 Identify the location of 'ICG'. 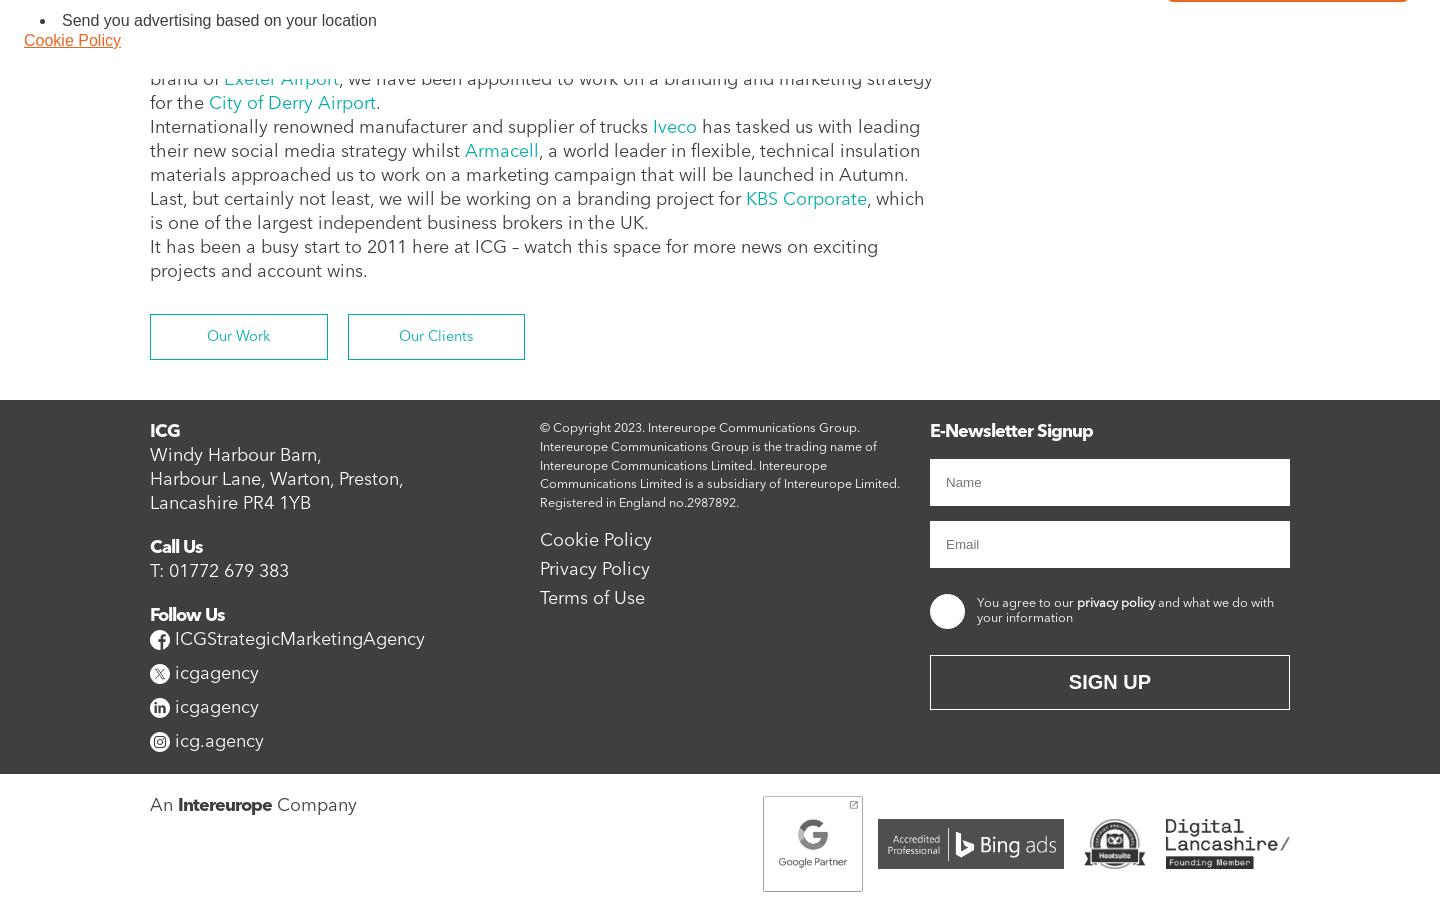
(164, 431).